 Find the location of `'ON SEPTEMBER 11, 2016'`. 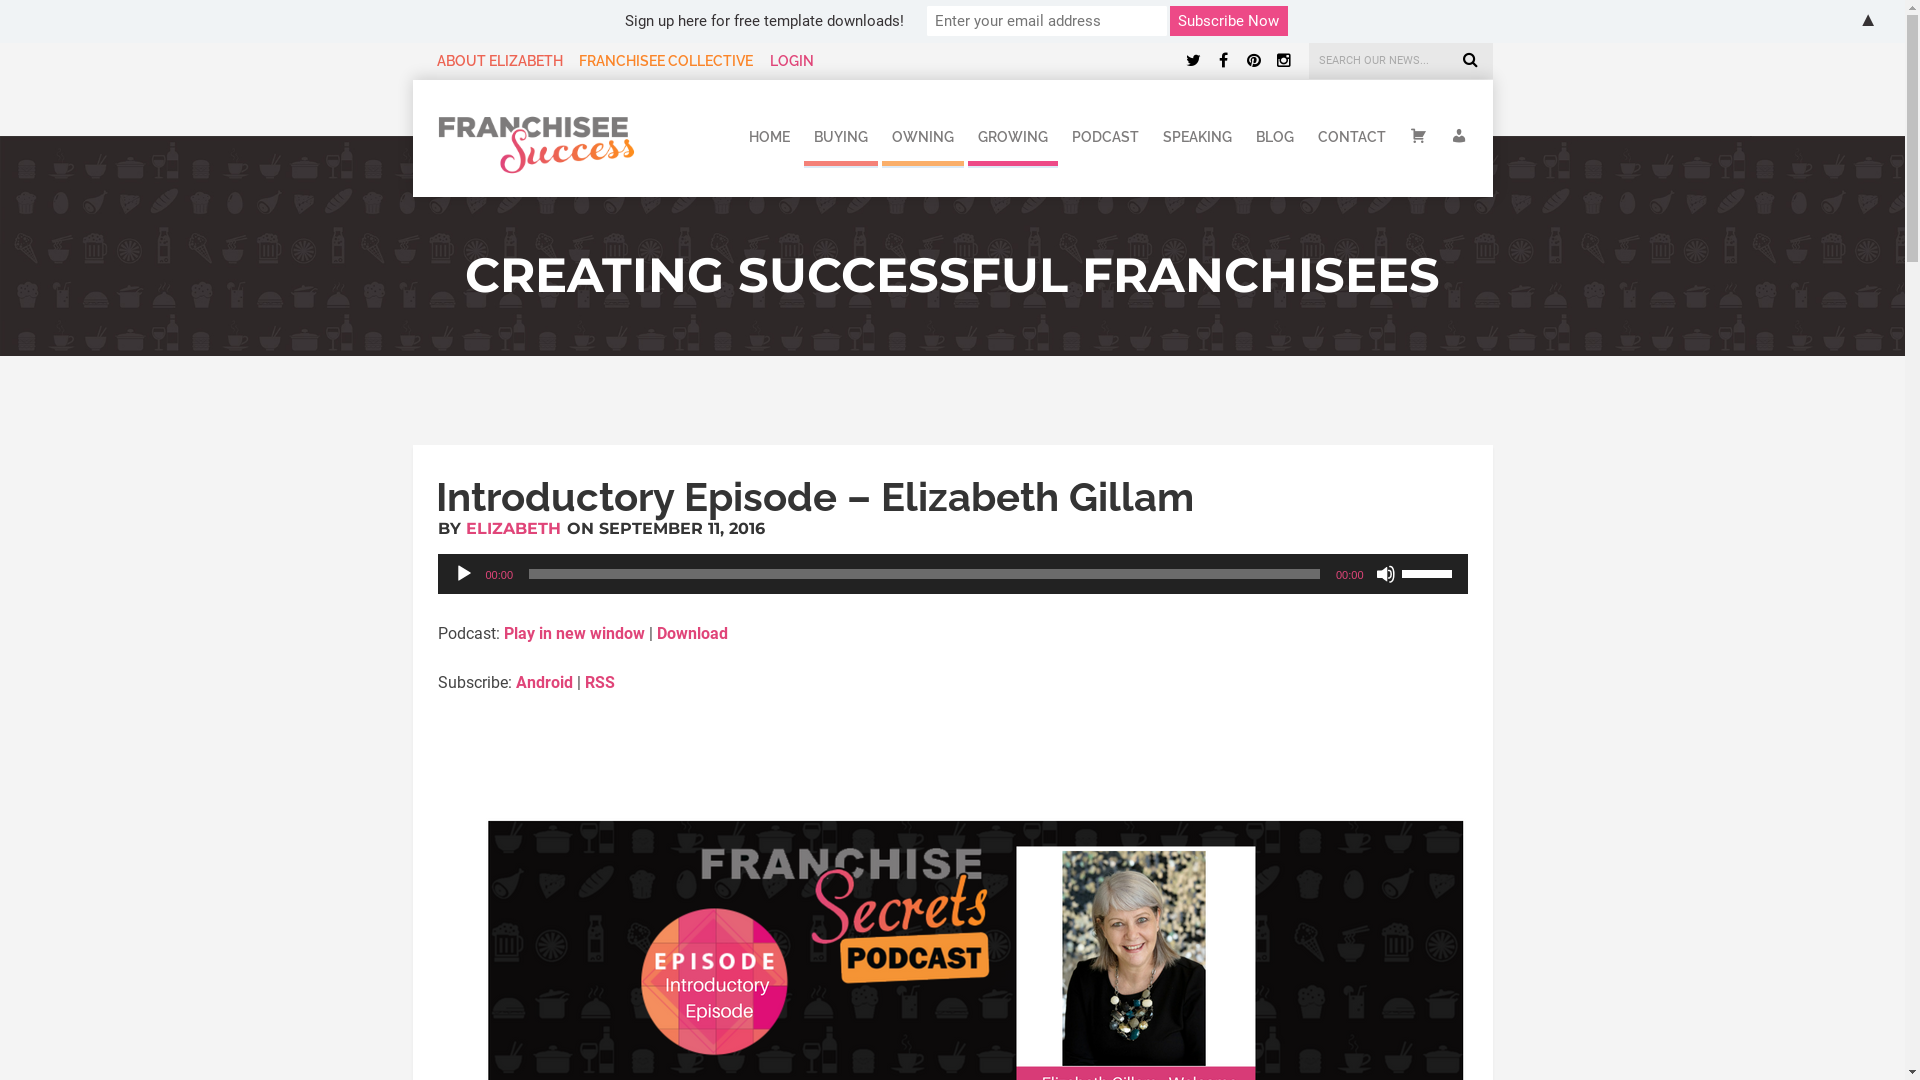

'ON SEPTEMBER 11, 2016' is located at coordinates (565, 527).